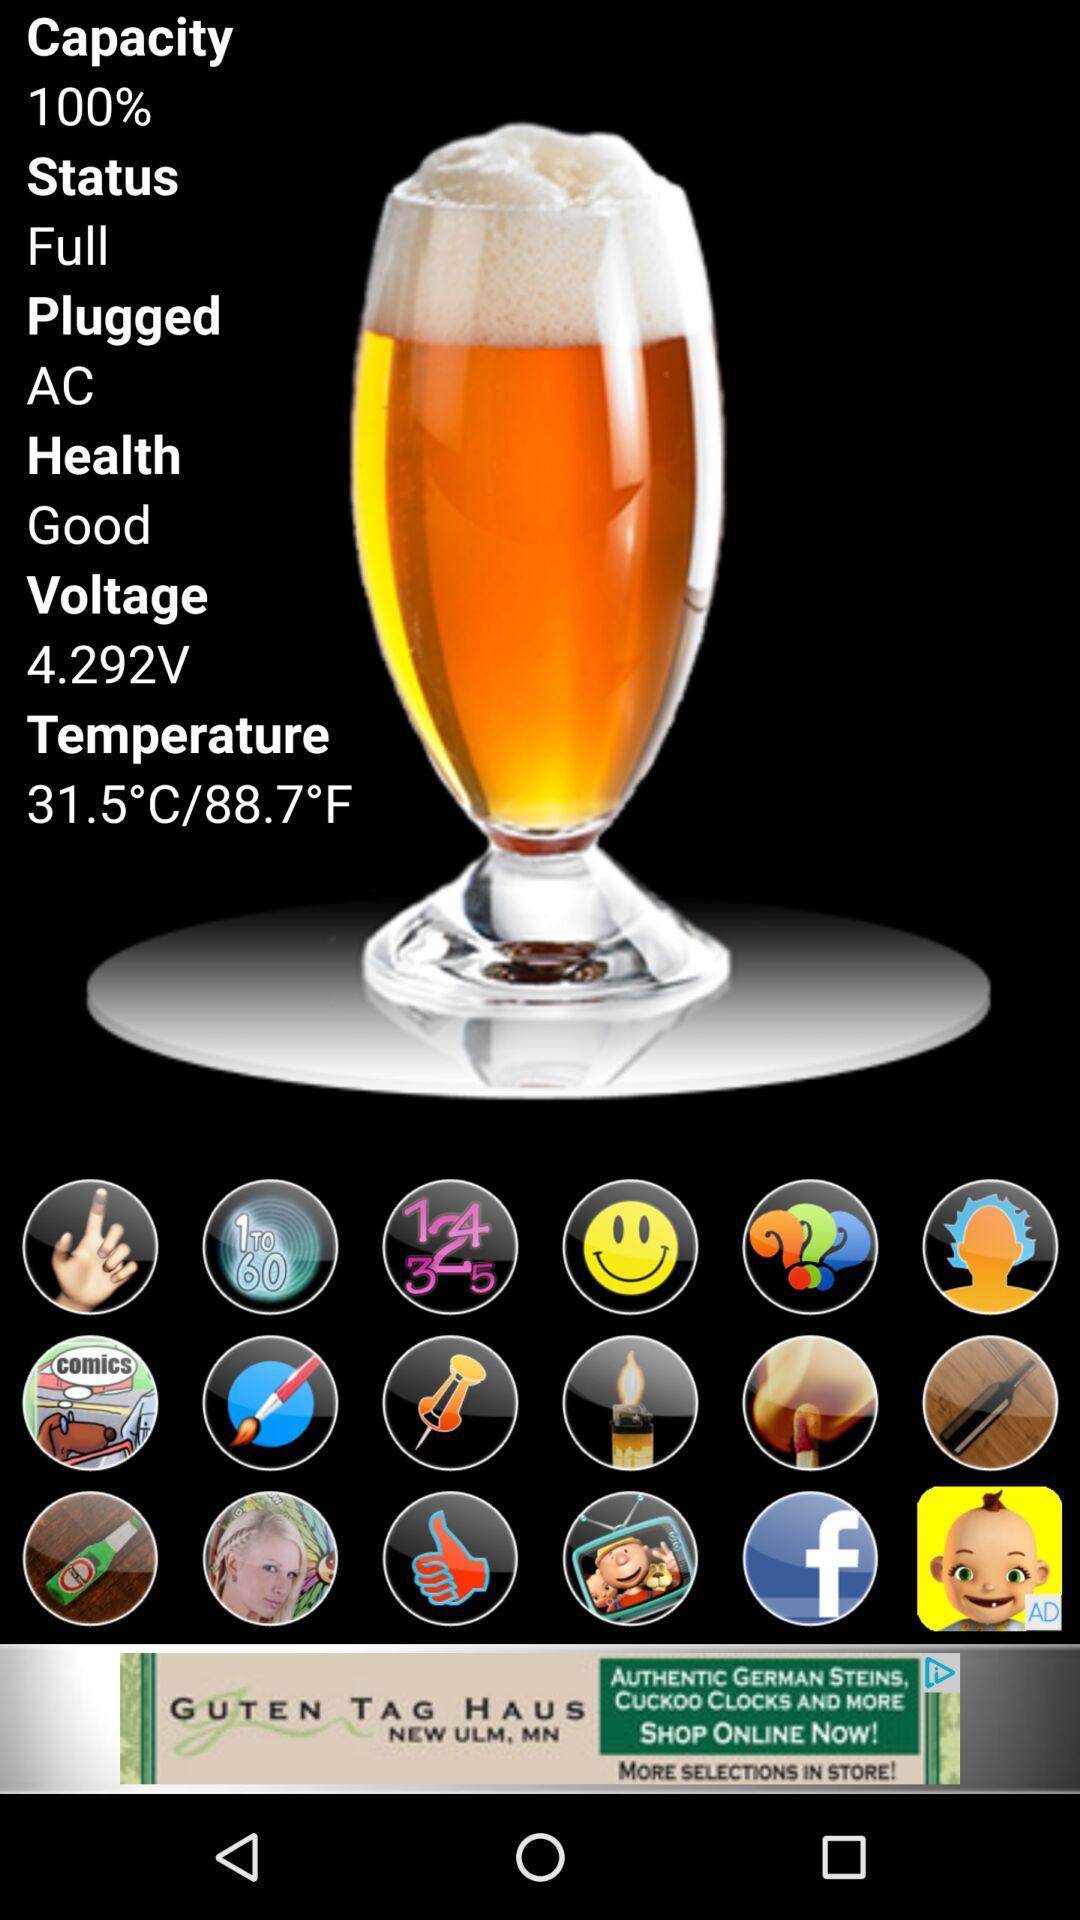 The width and height of the screenshot is (1080, 1920). Describe the element at coordinates (88, 1402) in the screenshot. I see `it is chosen key` at that location.